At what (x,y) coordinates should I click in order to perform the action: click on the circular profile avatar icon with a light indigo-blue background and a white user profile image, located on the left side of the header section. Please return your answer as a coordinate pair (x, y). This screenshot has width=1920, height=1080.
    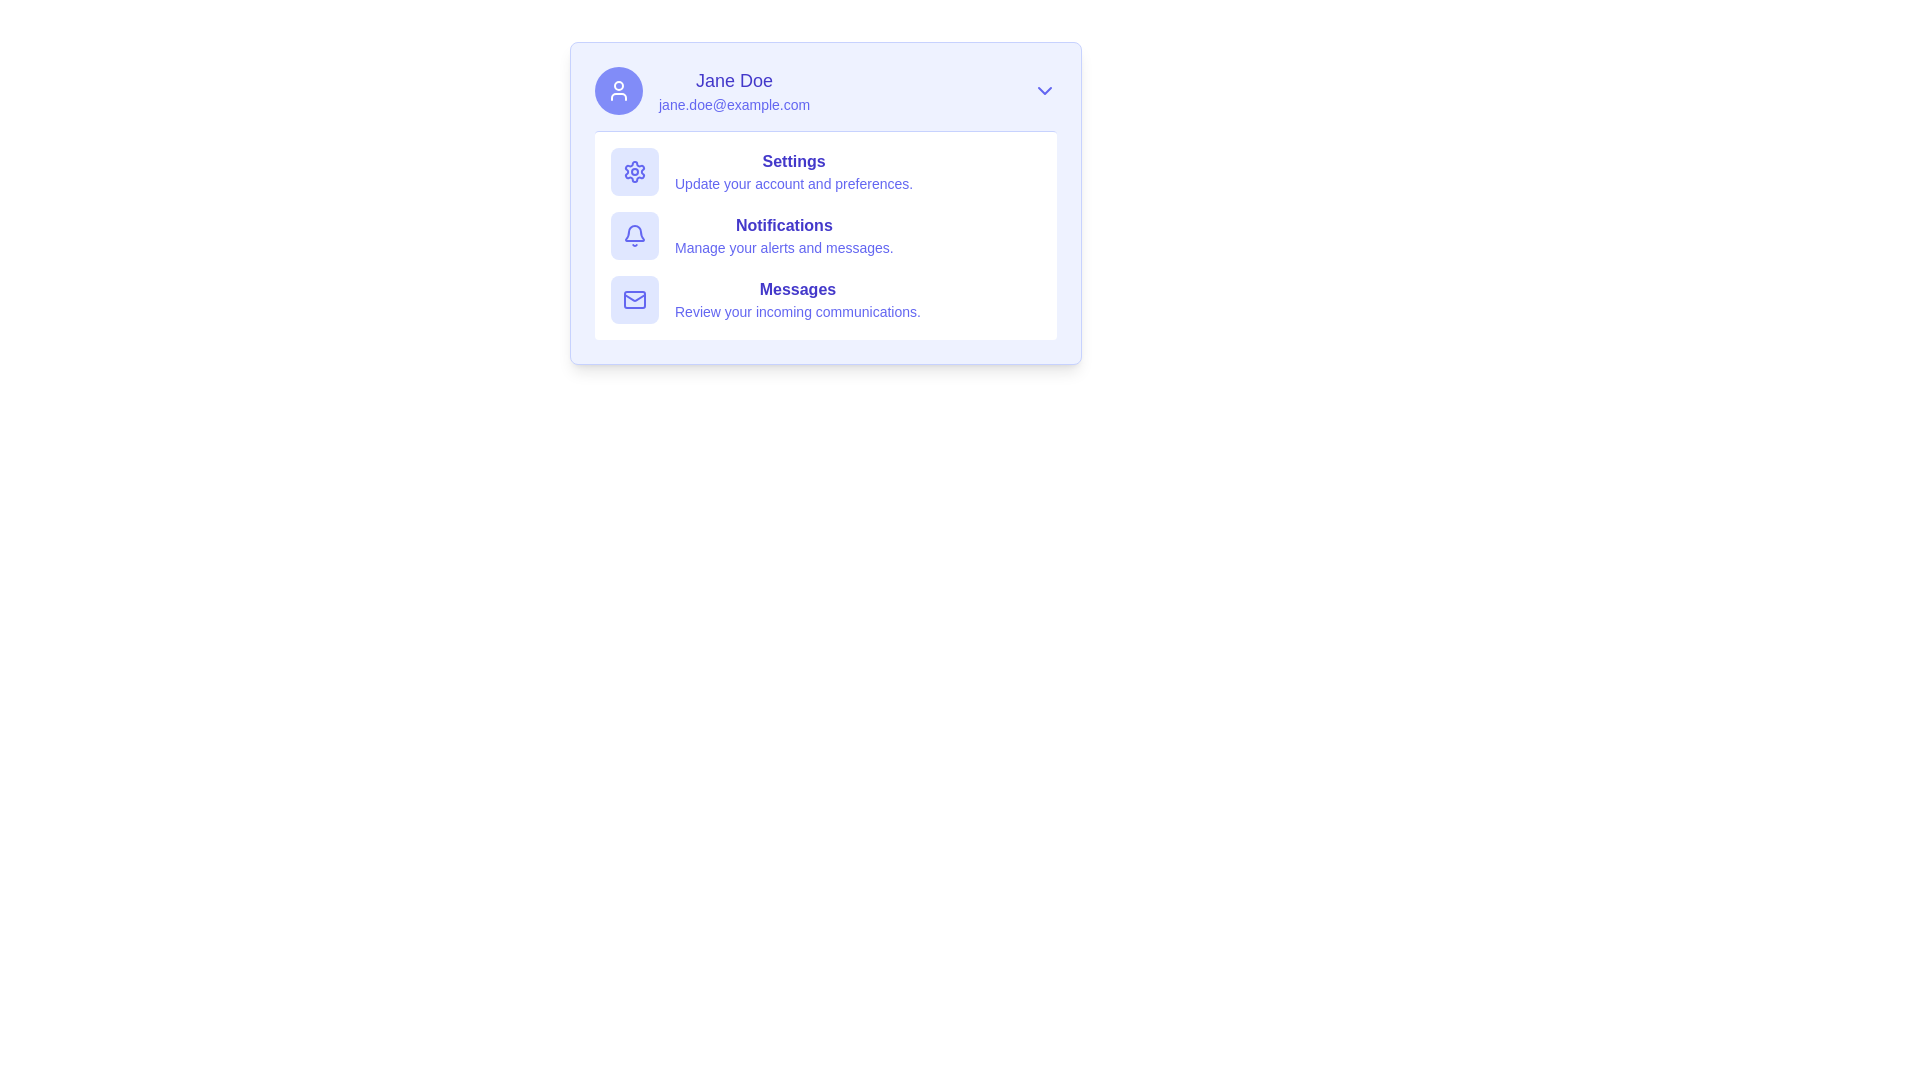
    Looking at the image, I should click on (618, 91).